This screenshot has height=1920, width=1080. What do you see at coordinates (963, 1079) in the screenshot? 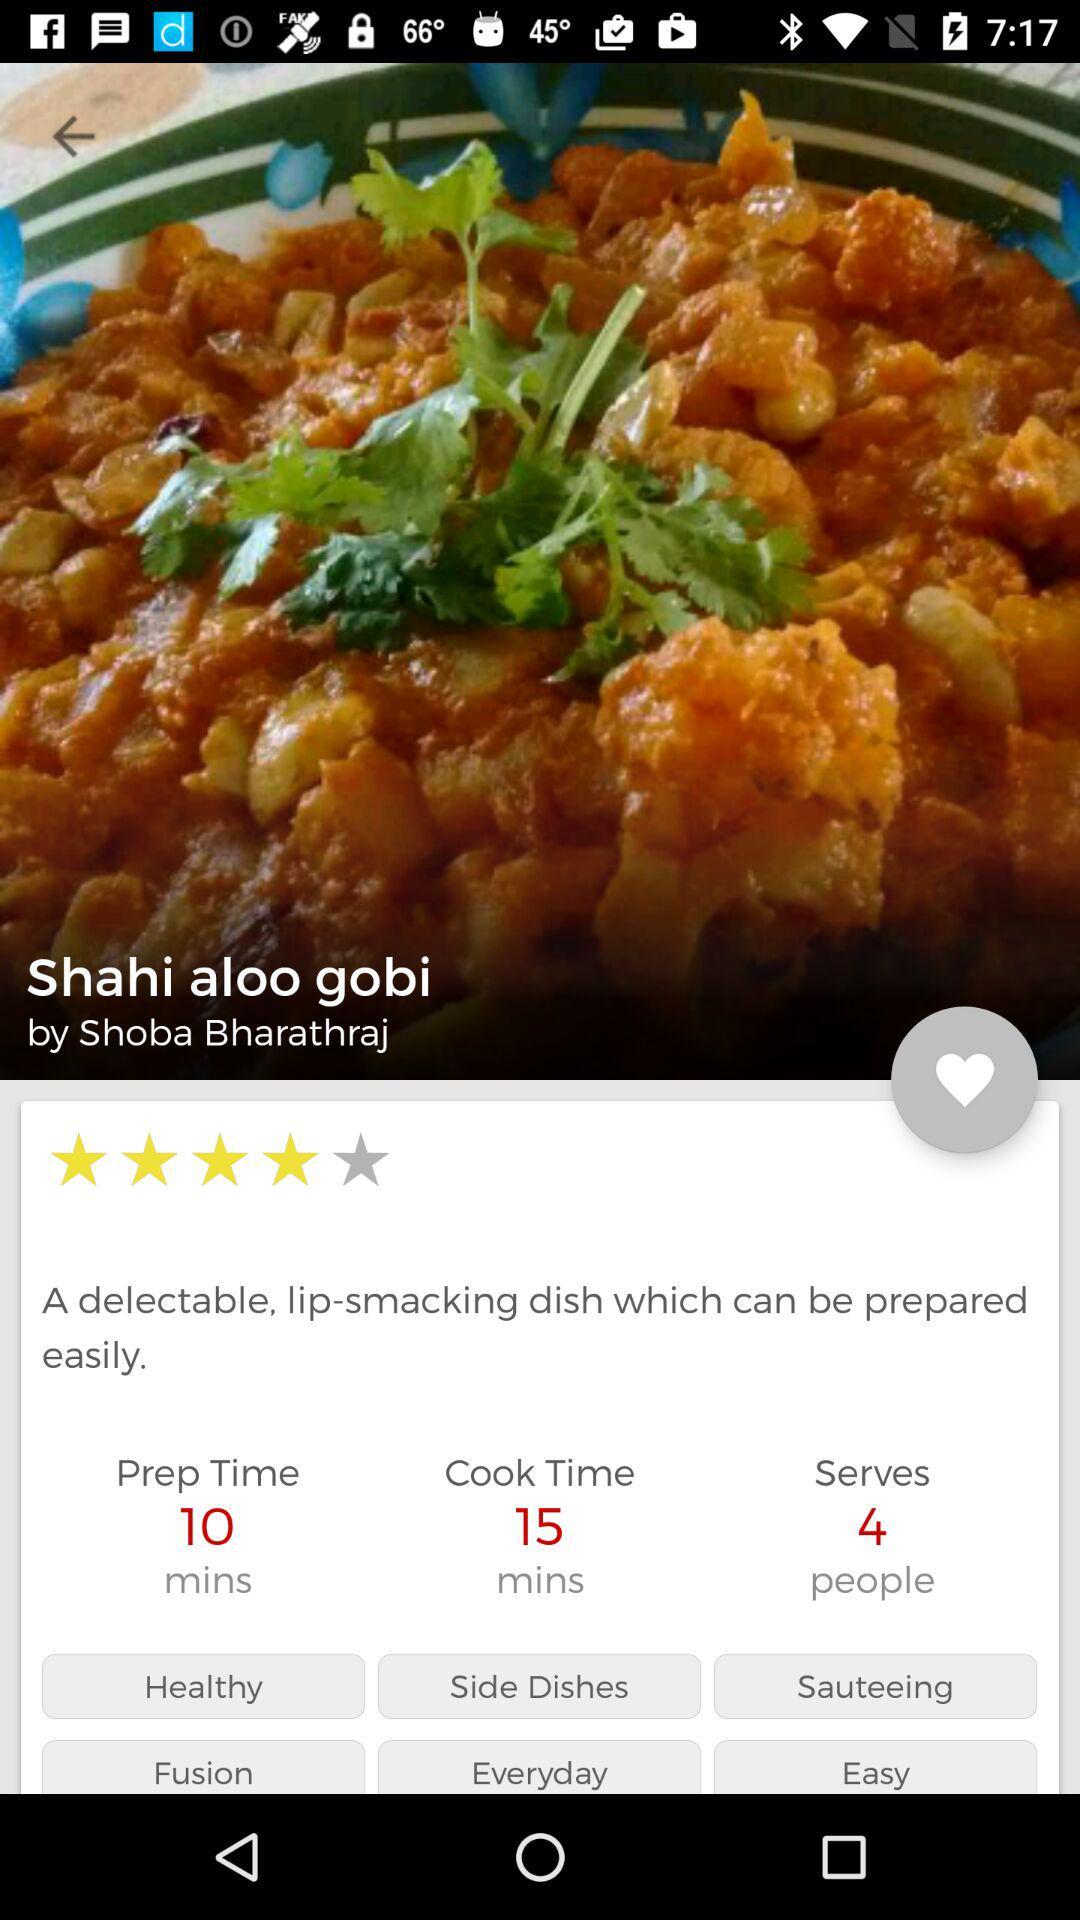
I see `item above the a delectable lip icon` at bounding box center [963, 1079].